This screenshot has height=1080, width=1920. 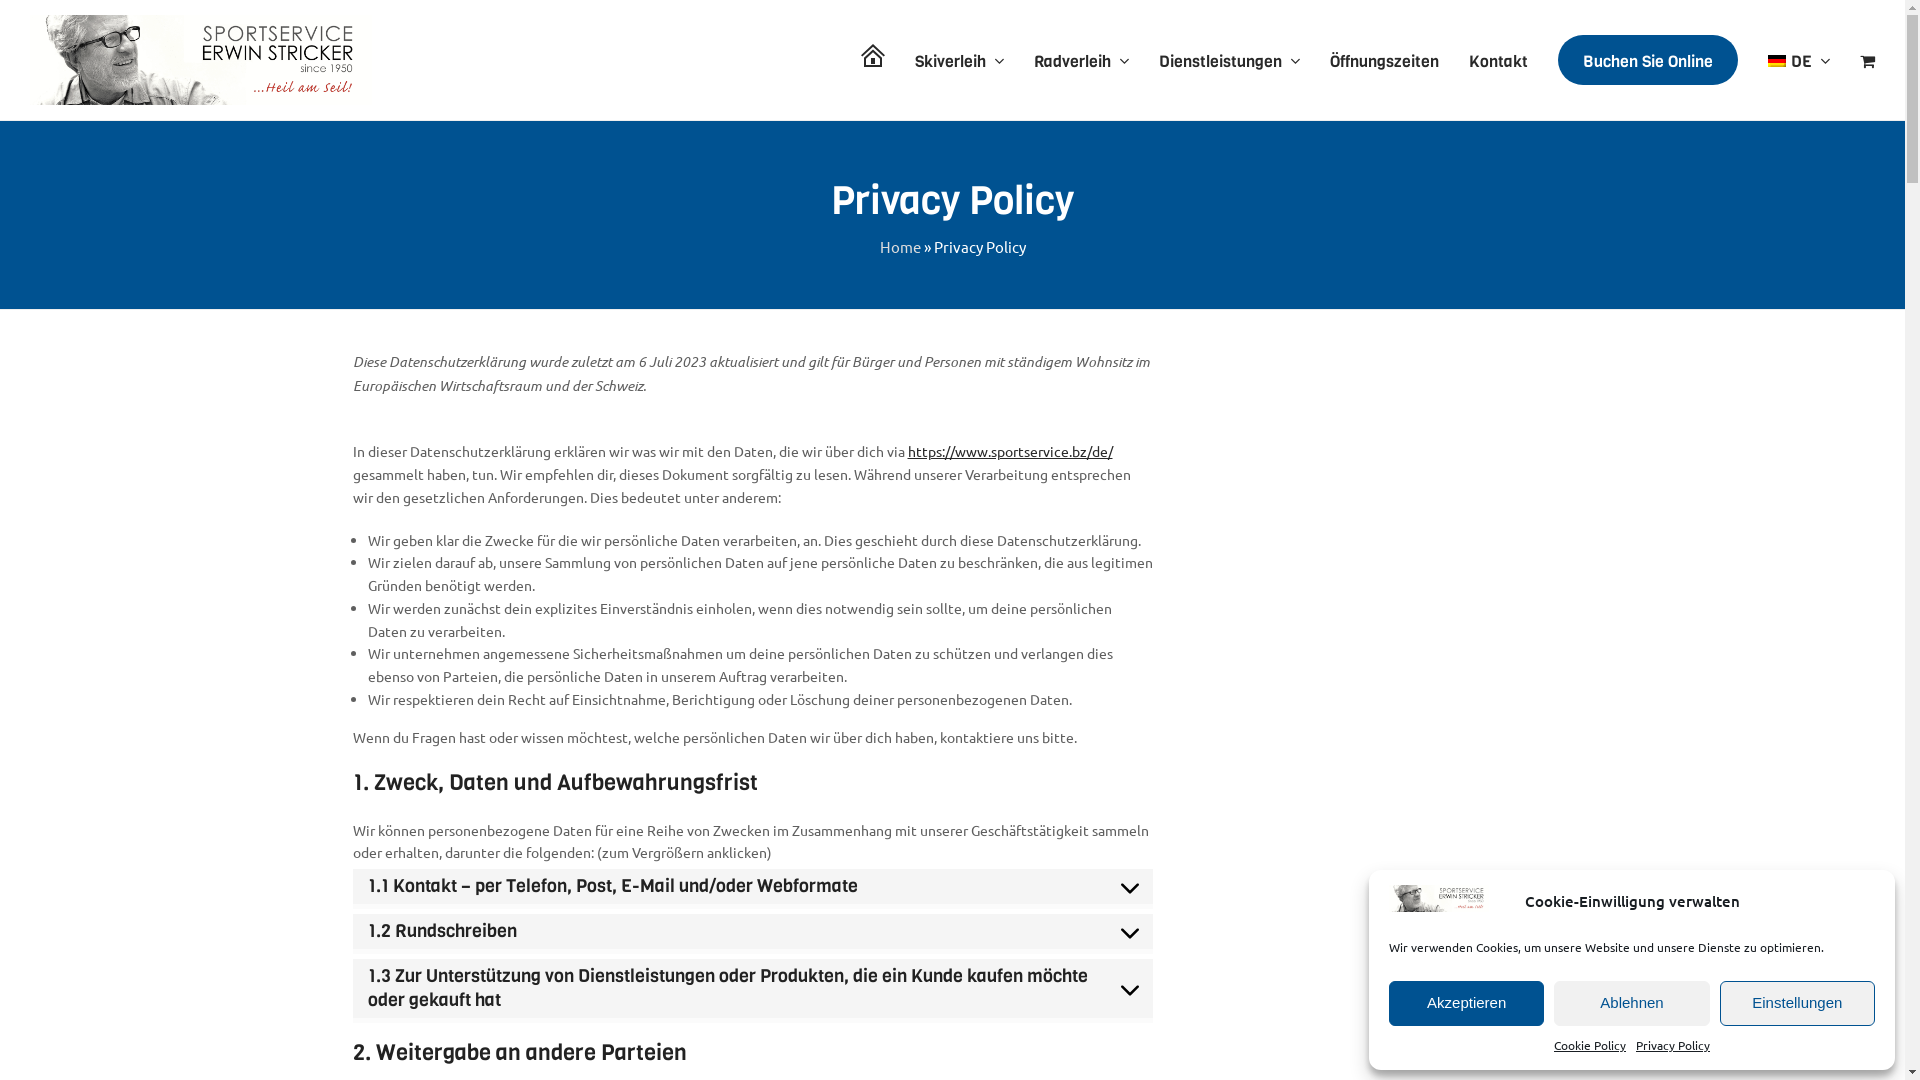 What do you see at coordinates (958, 59) in the screenshot?
I see `'Skiverleih'` at bounding box center [958, 59].